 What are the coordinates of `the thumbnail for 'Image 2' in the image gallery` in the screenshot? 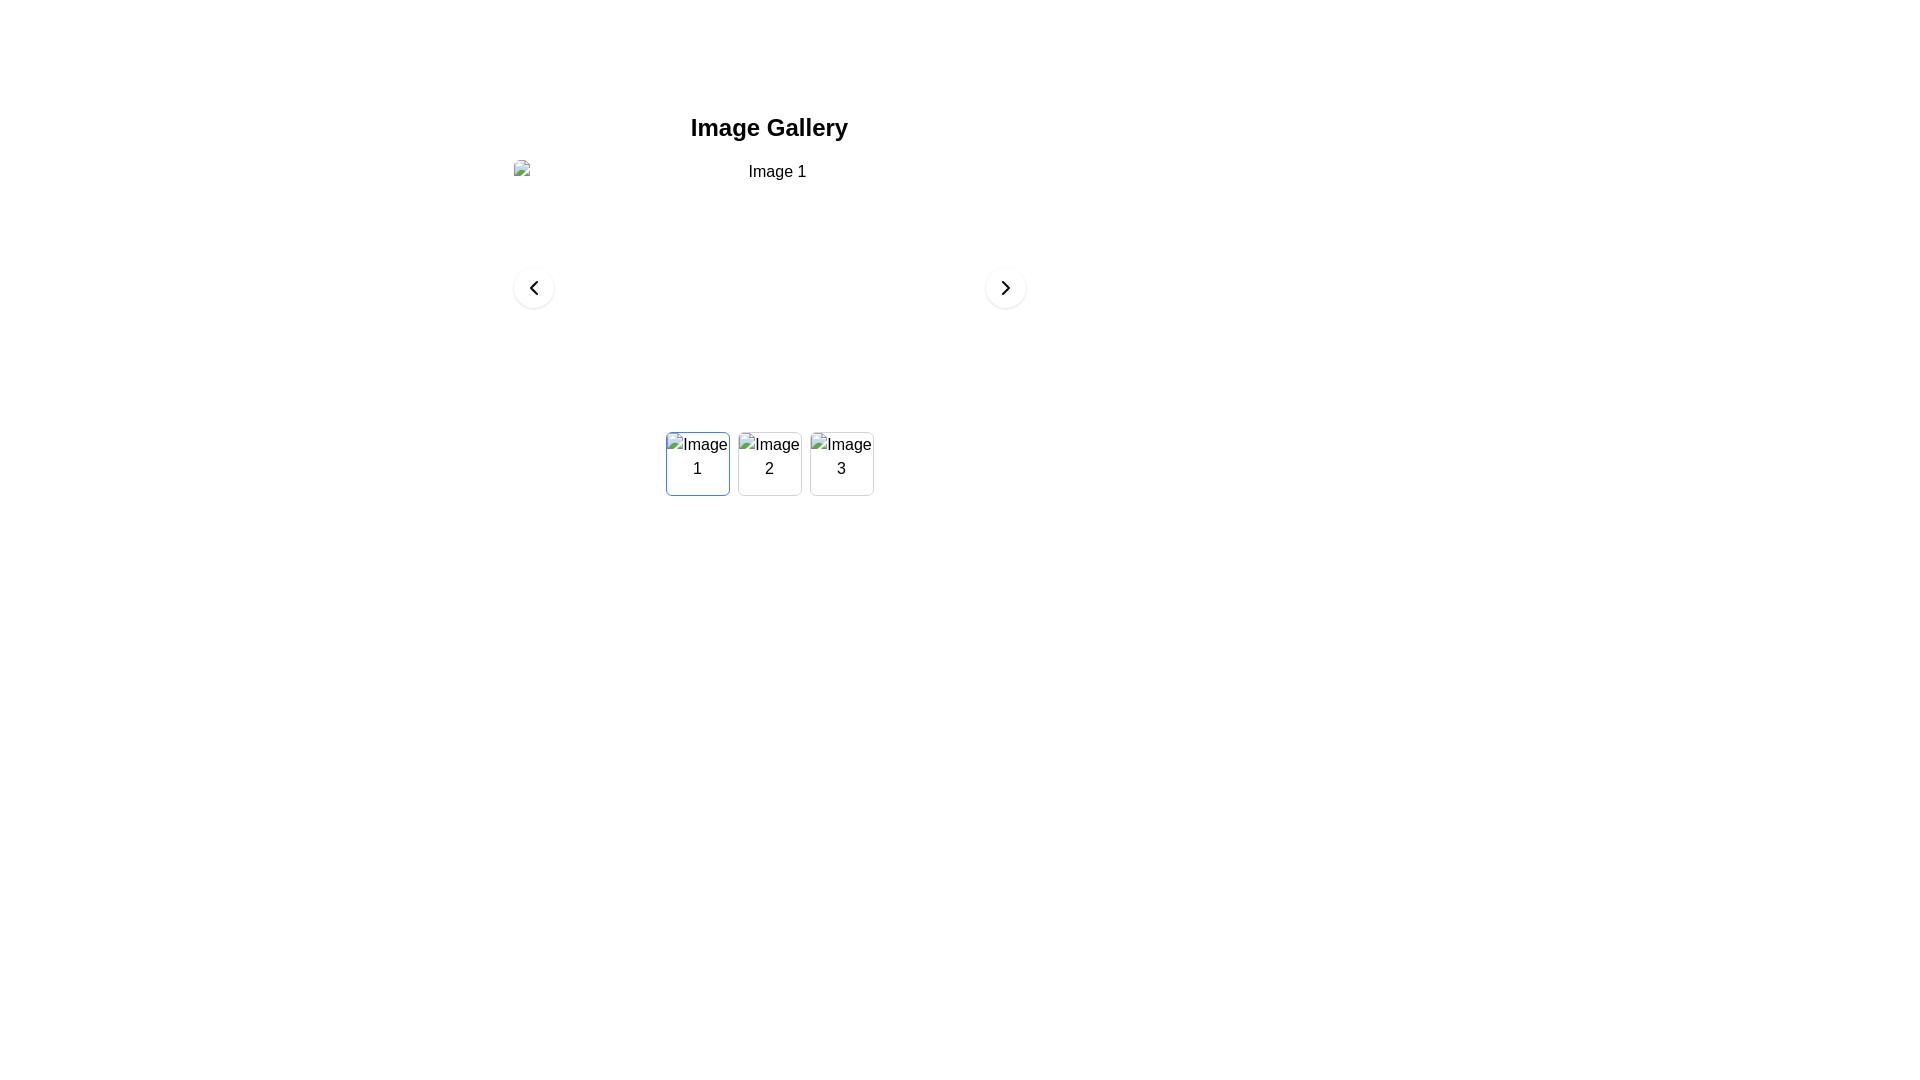 It's located at (768, 463).